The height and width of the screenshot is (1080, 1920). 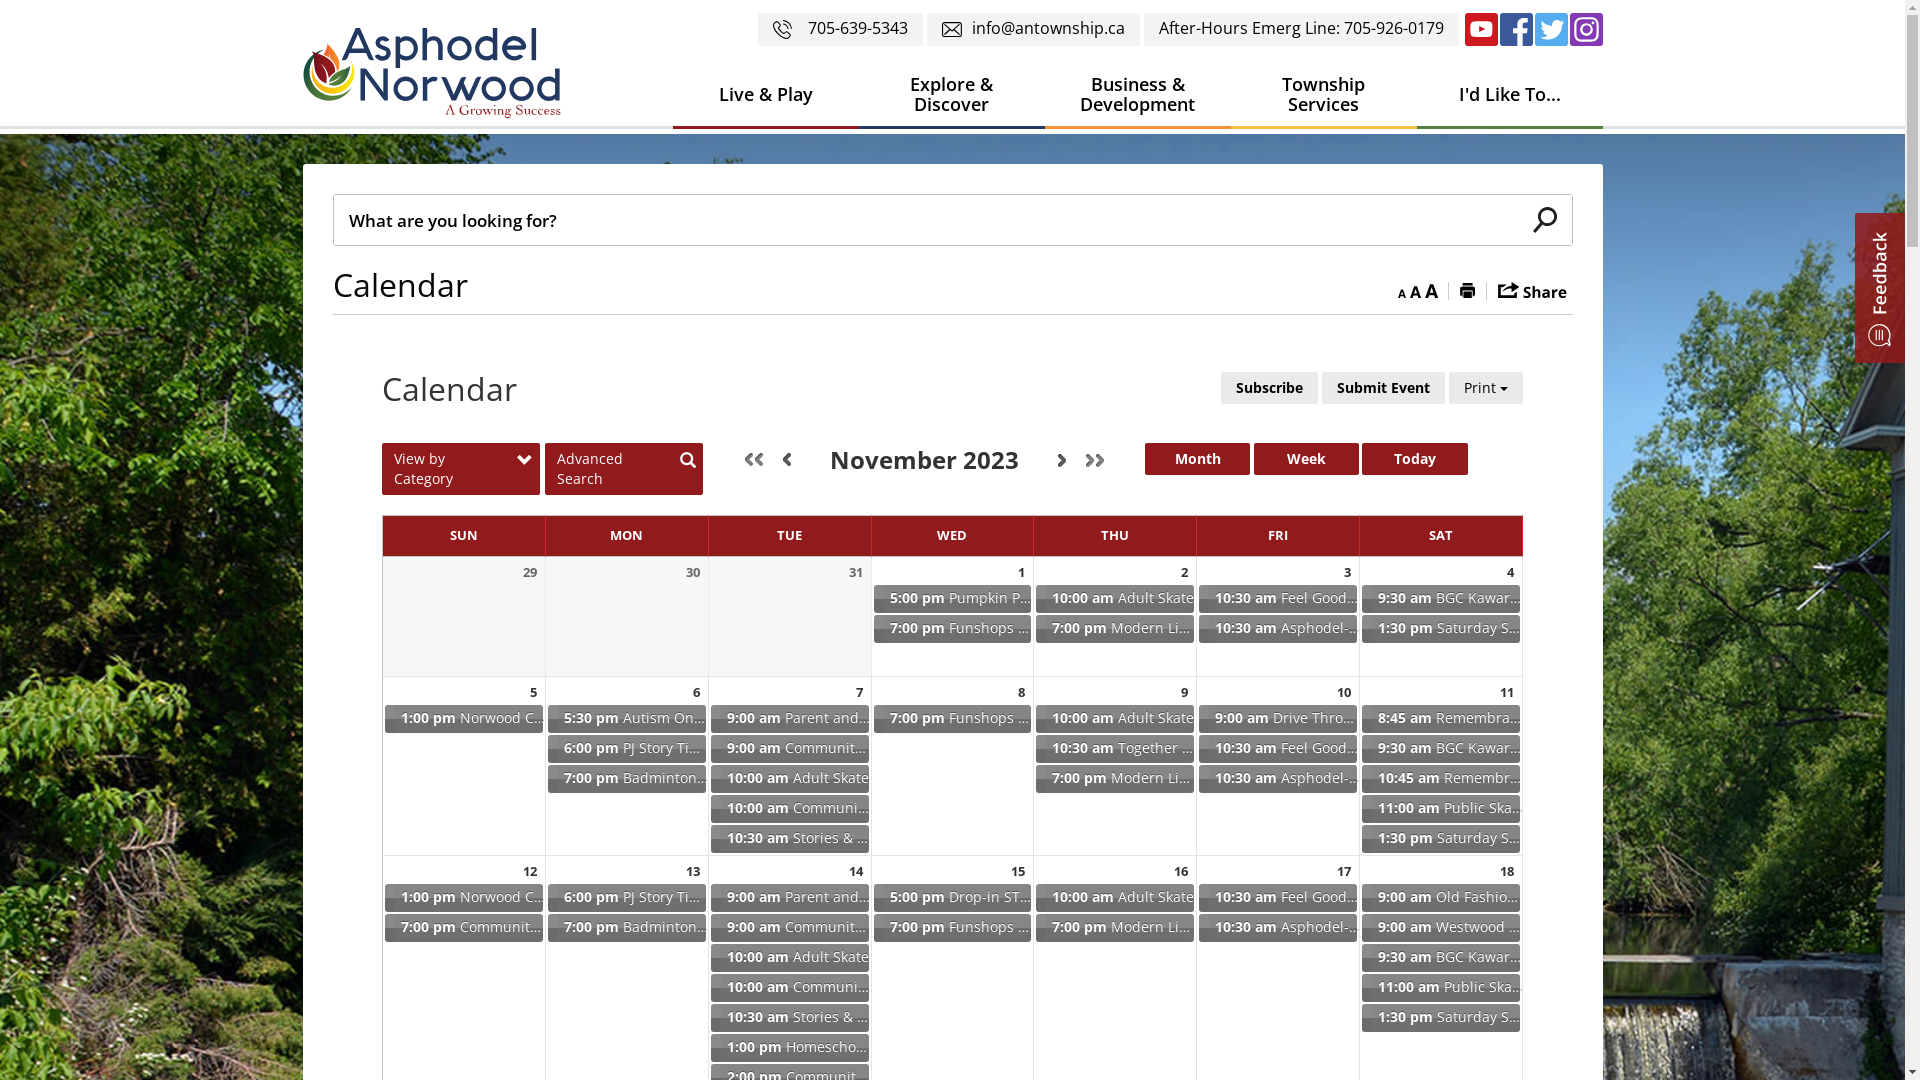 What do you see at coordinates (546, 928) in the screenshot?
I see `'7:00 pm Badminton Club'` at bounding box center [546, 928].